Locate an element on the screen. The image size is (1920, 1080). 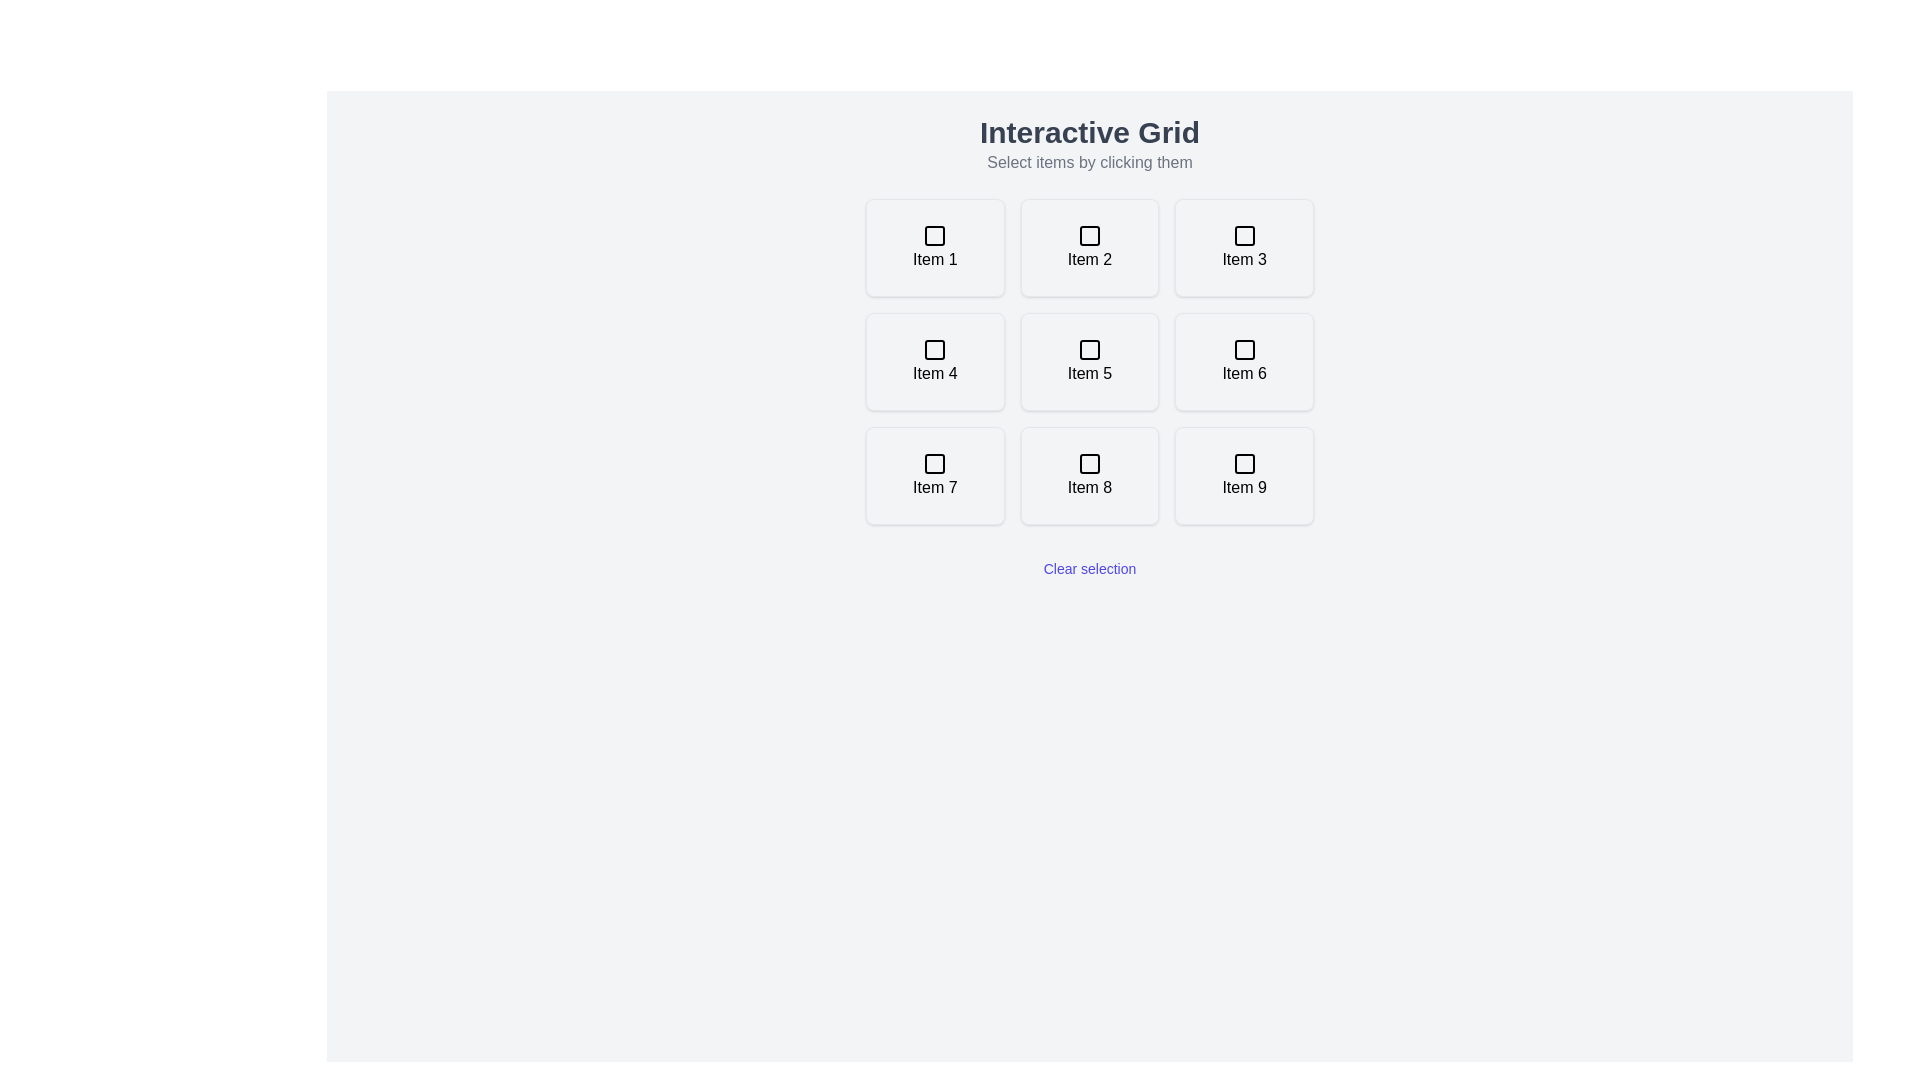
the grid item labeled 'Item 9' with a checkbox icon in the bottom-right corner of the grid is located at coordinates (1243, 475).